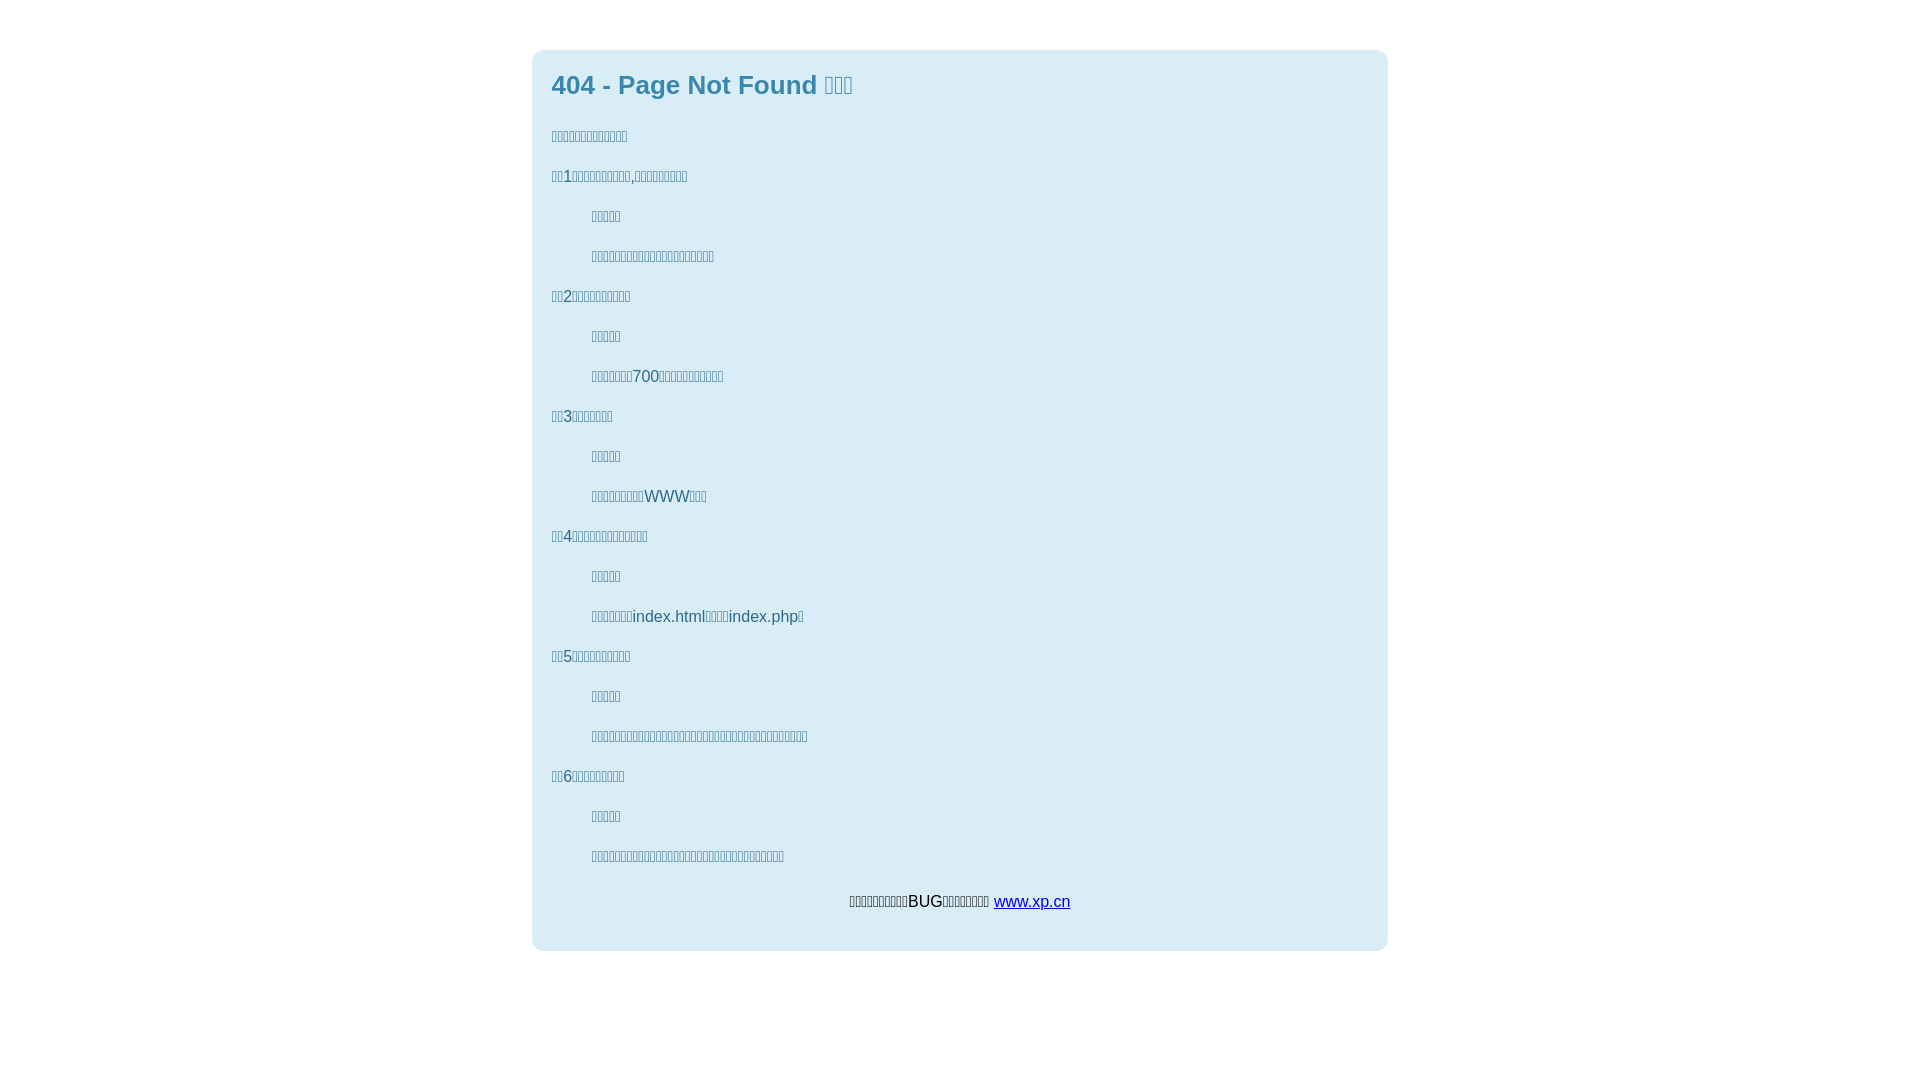  What do you see at coordinates (993, 901) in the screenshot?
I see `'www.xp.cn'` at bounding box center [993, 901].